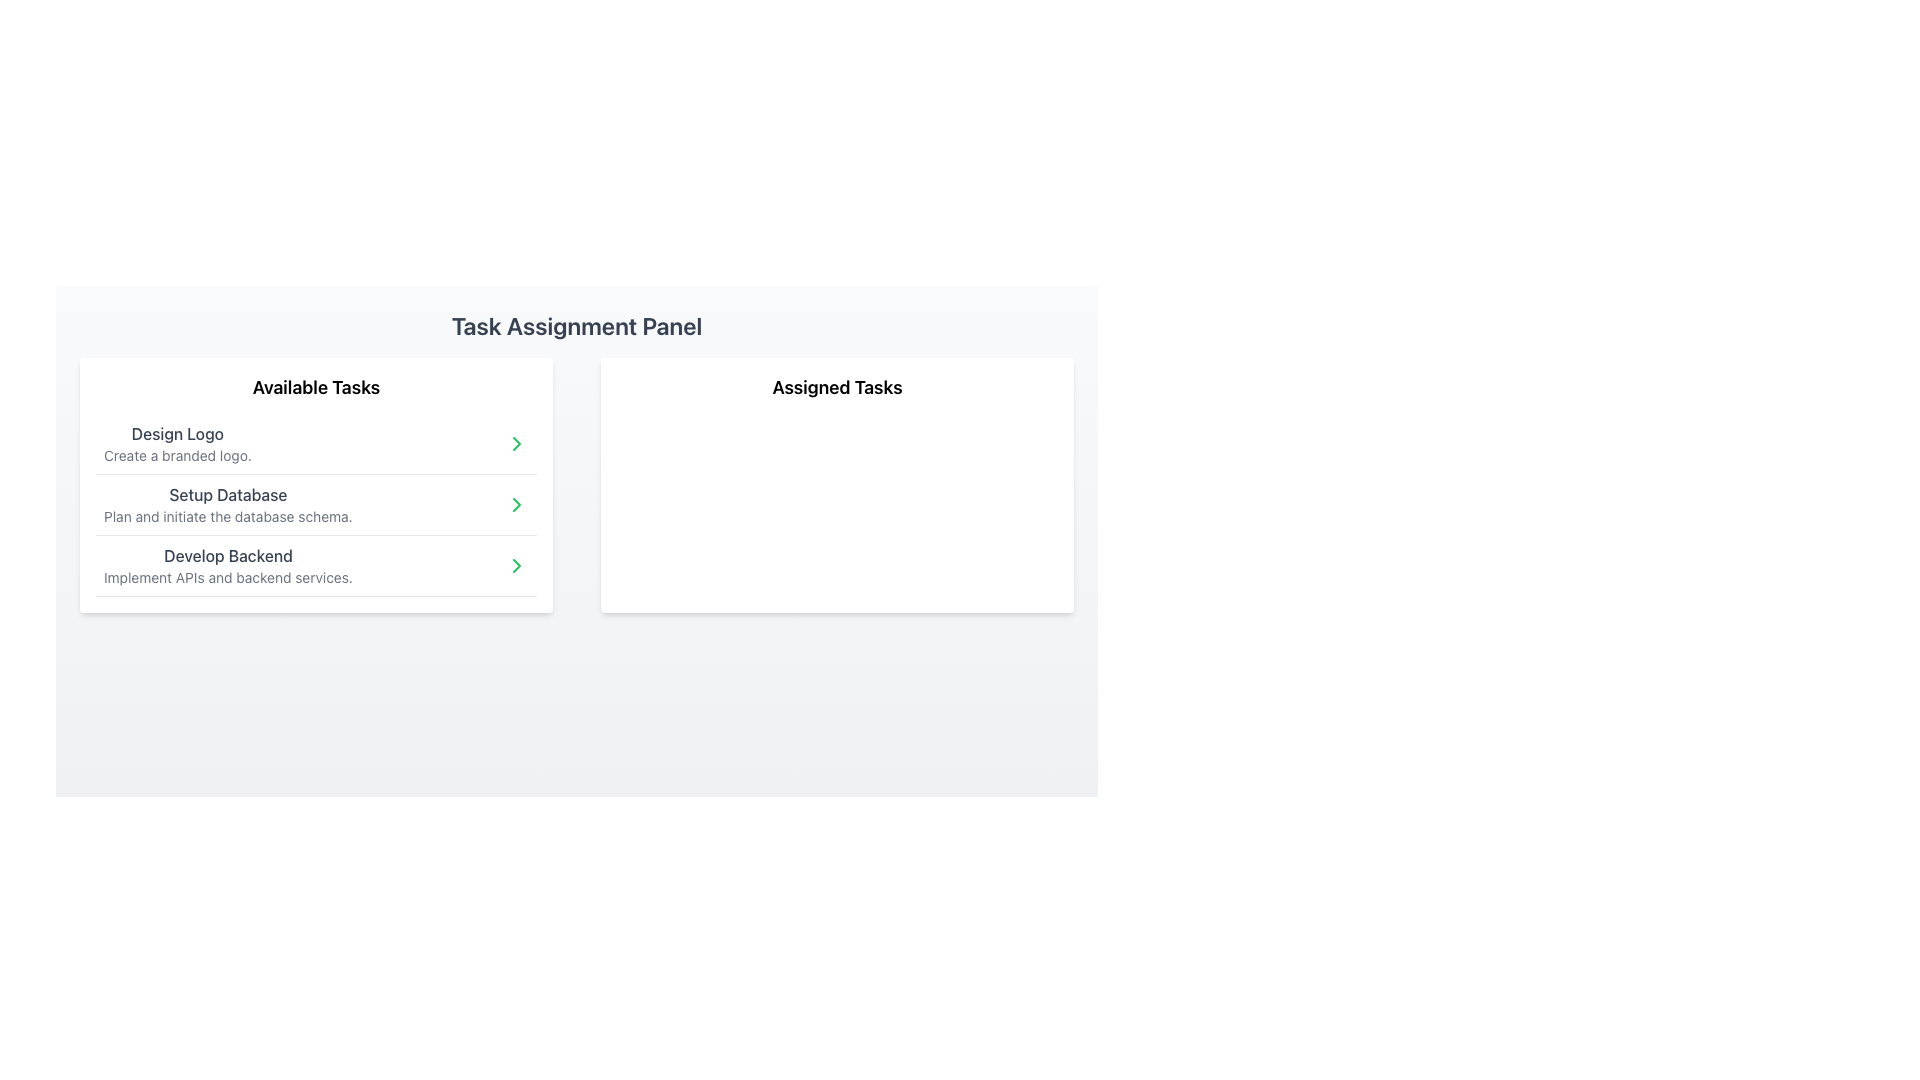  What do you see at coordinates (228, 566) in the screenshot?
I see `the 'Develop Backend' task text block in the 'Available Tasks' section` at bounding box center [228, 566].